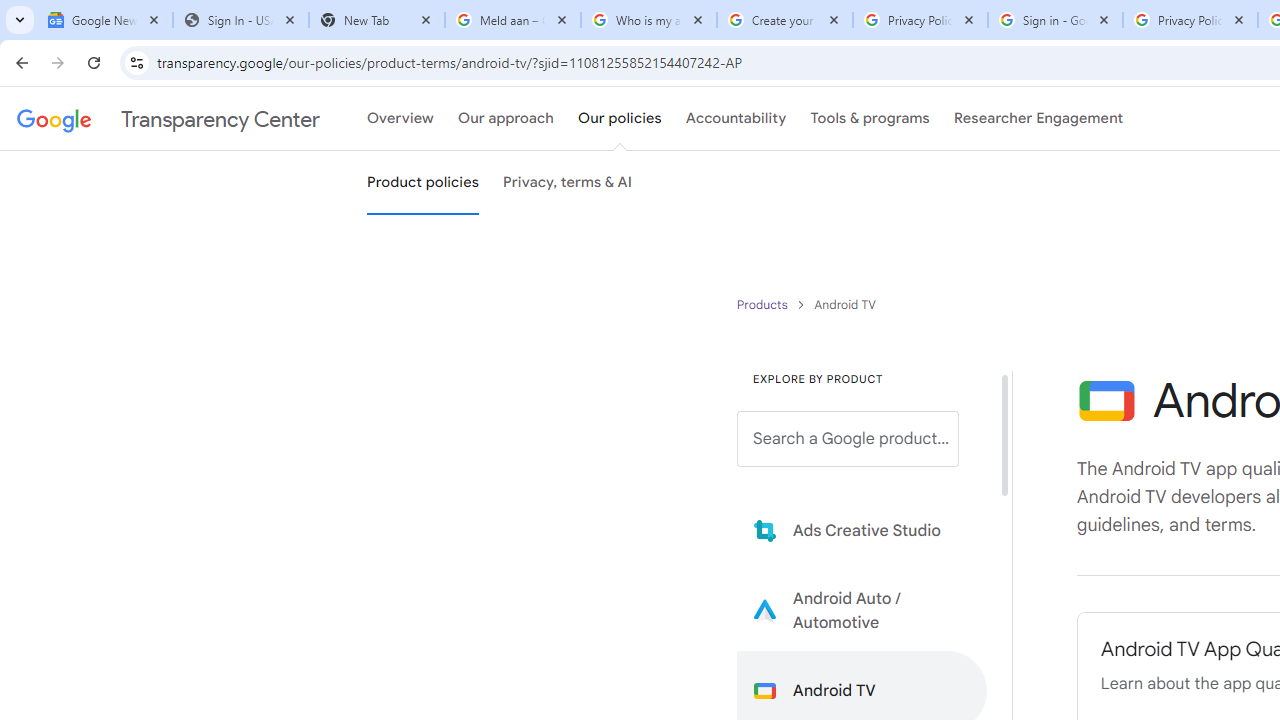 The height and width of the screenshot is (720, 1280). I want to click on 'Learn more about Android Auto', so click(862, 609).